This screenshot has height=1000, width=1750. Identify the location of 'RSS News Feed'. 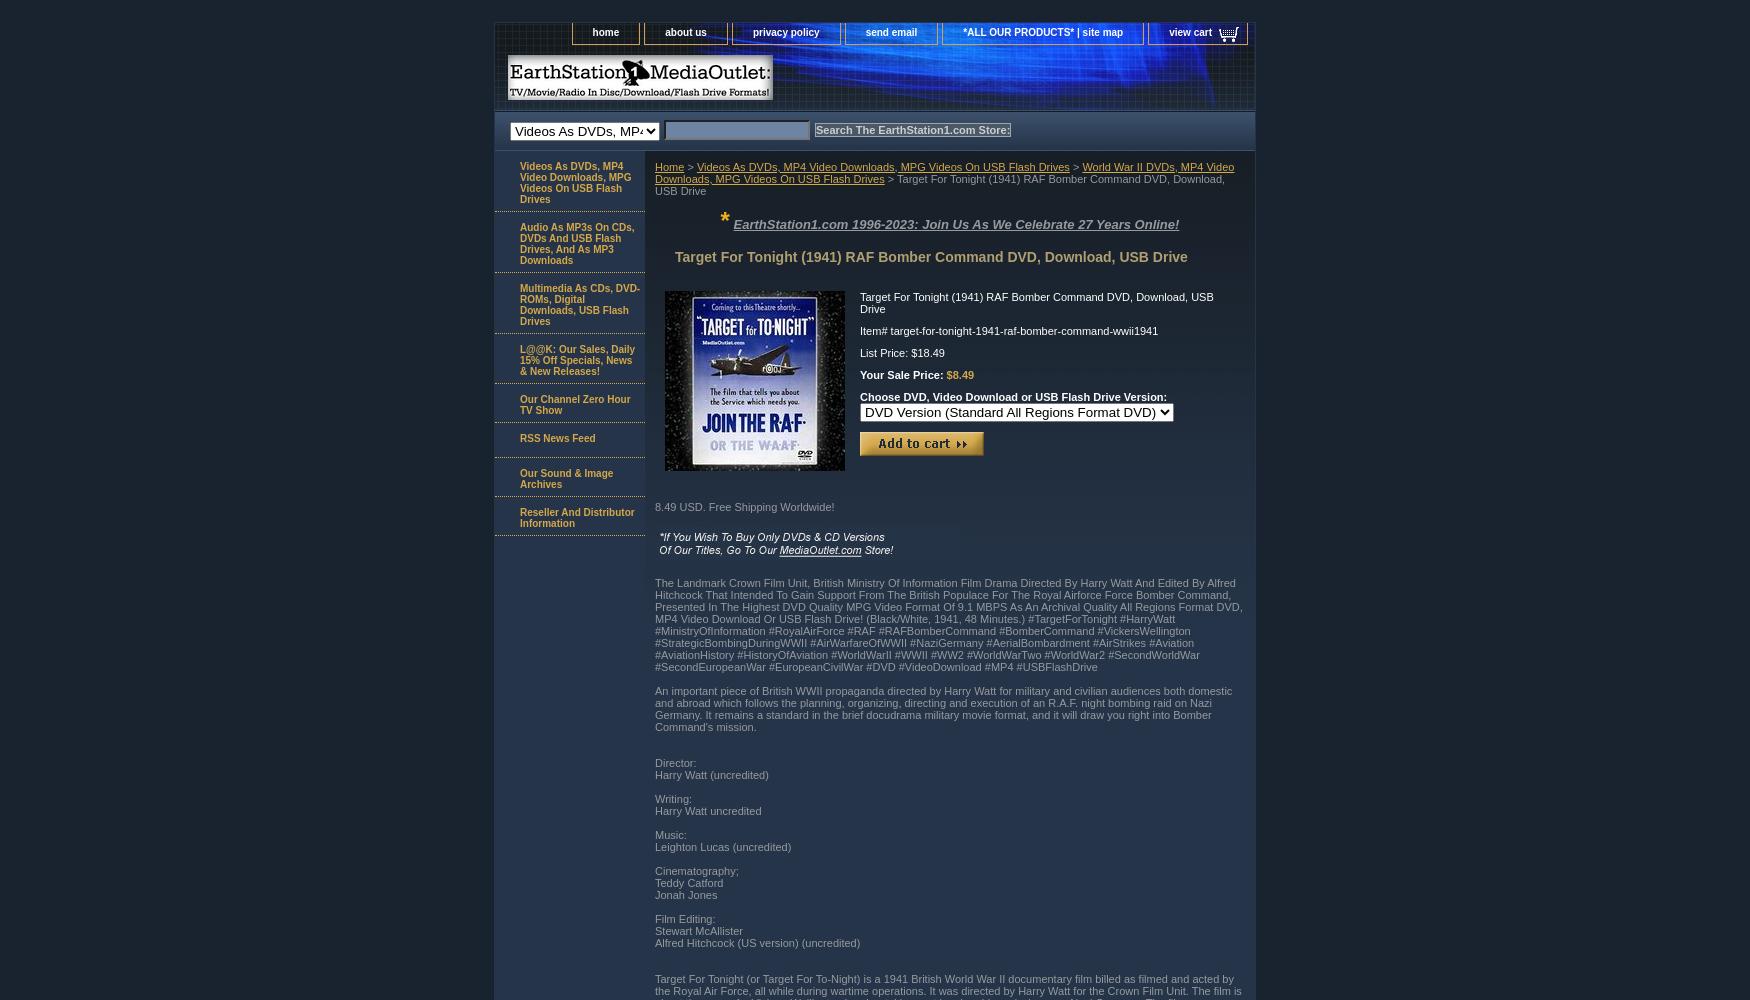
(556, 437).